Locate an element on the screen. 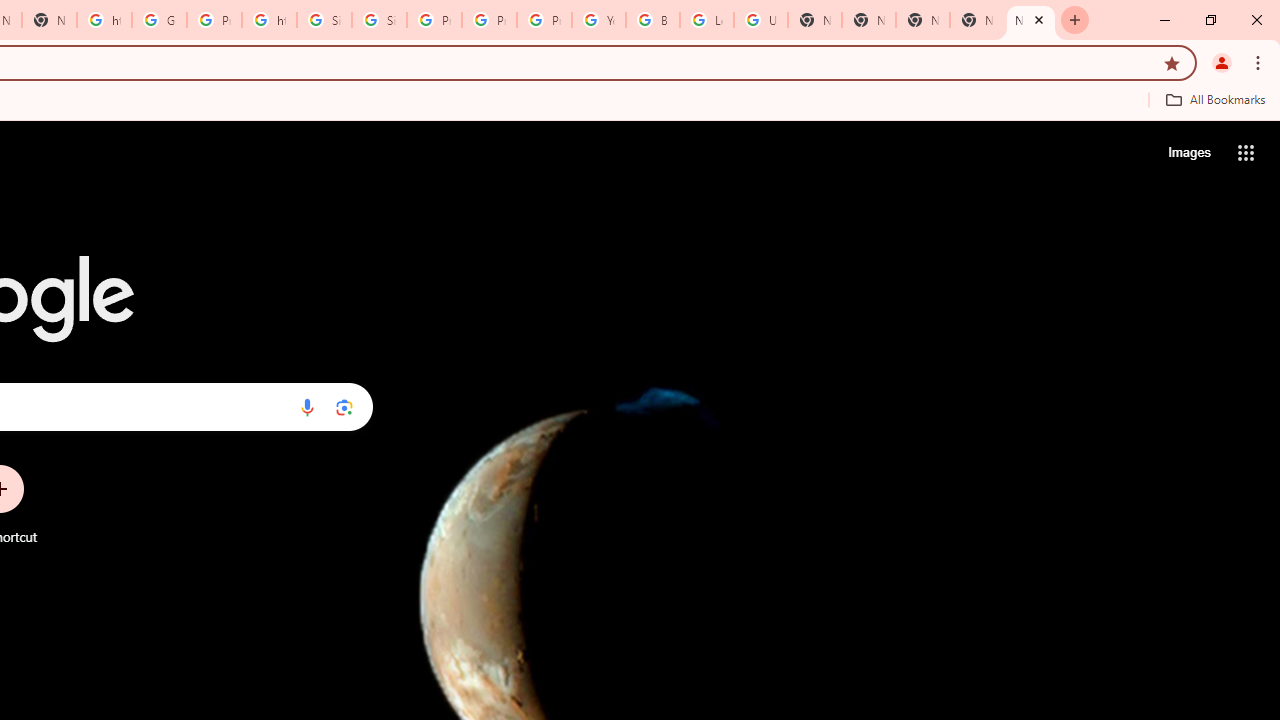 This screenshot has height=720, width=1280. 'Privacy Help Center - Policies Help' is located at coordinates (433, 20).